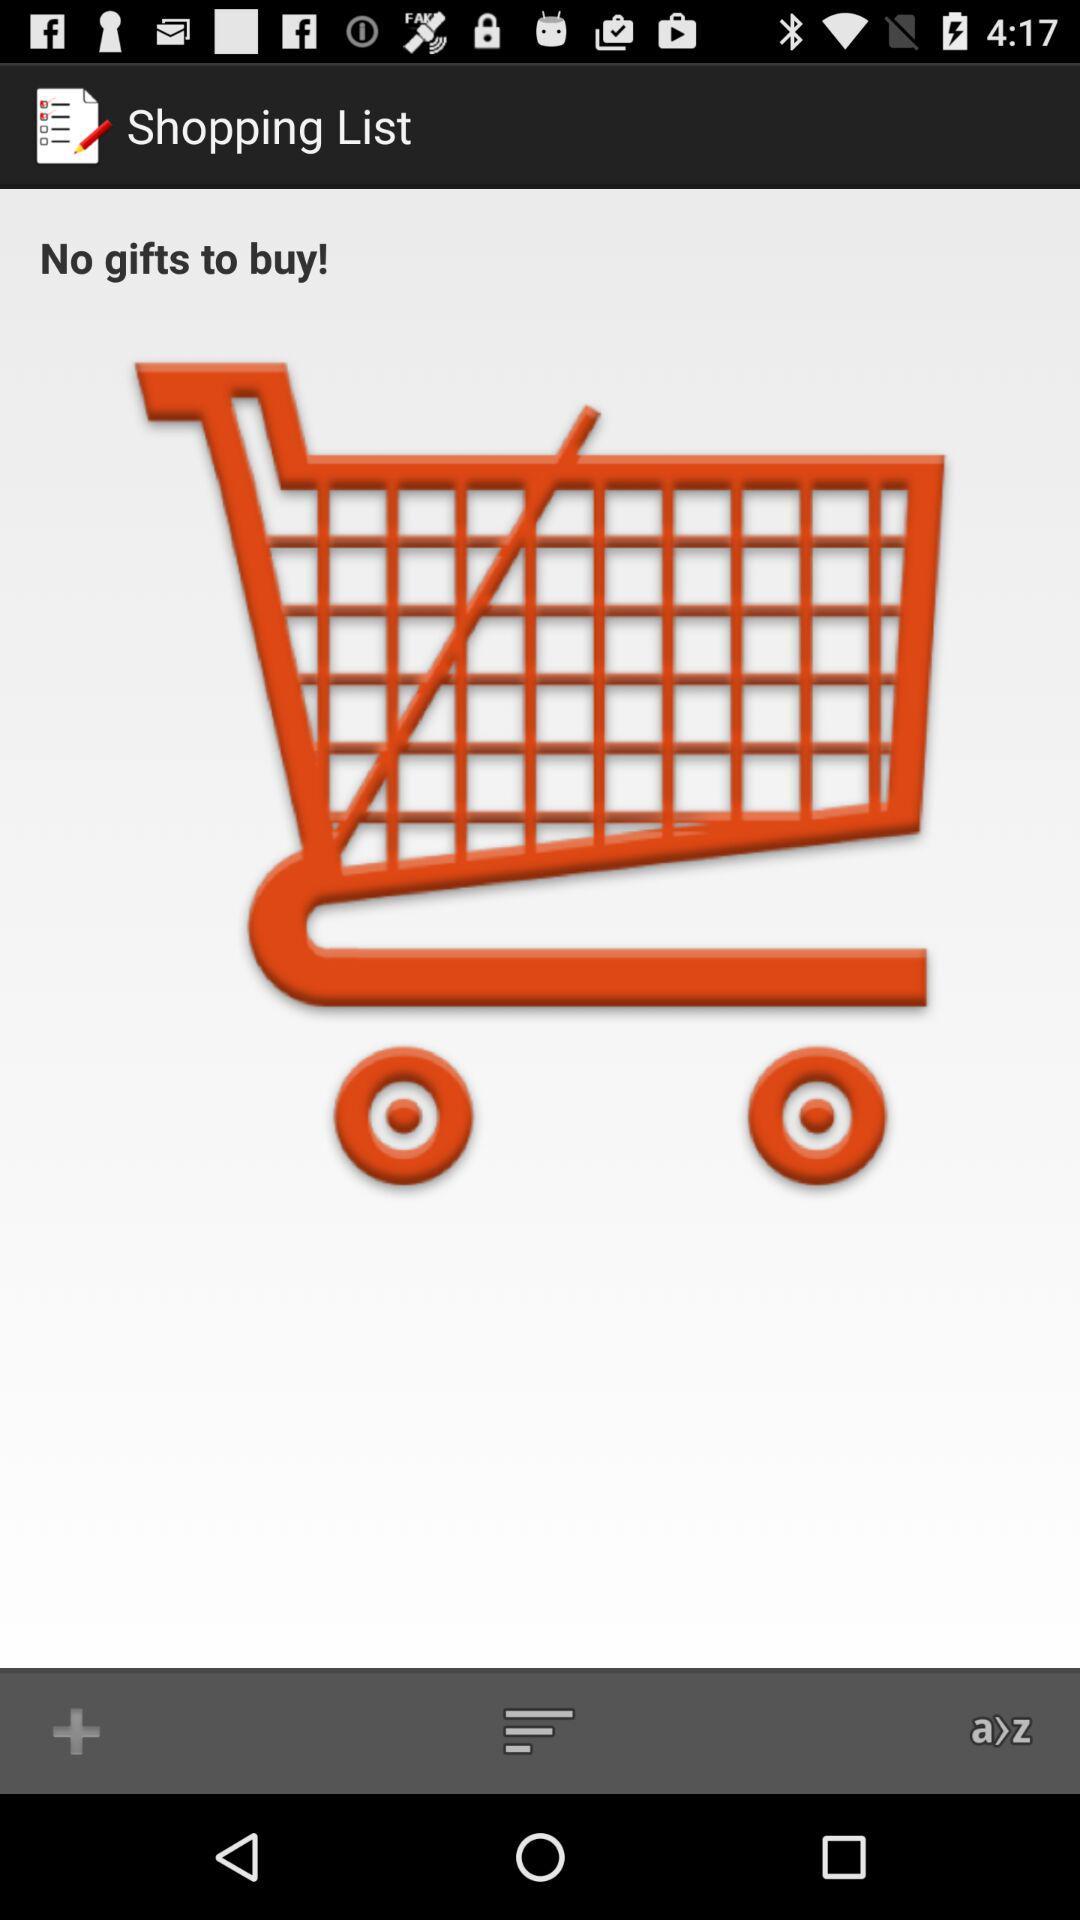  Describe the element at coordinates (1002, 1730) in the screenshot. I see `icon at the bottom right corner` at that location.